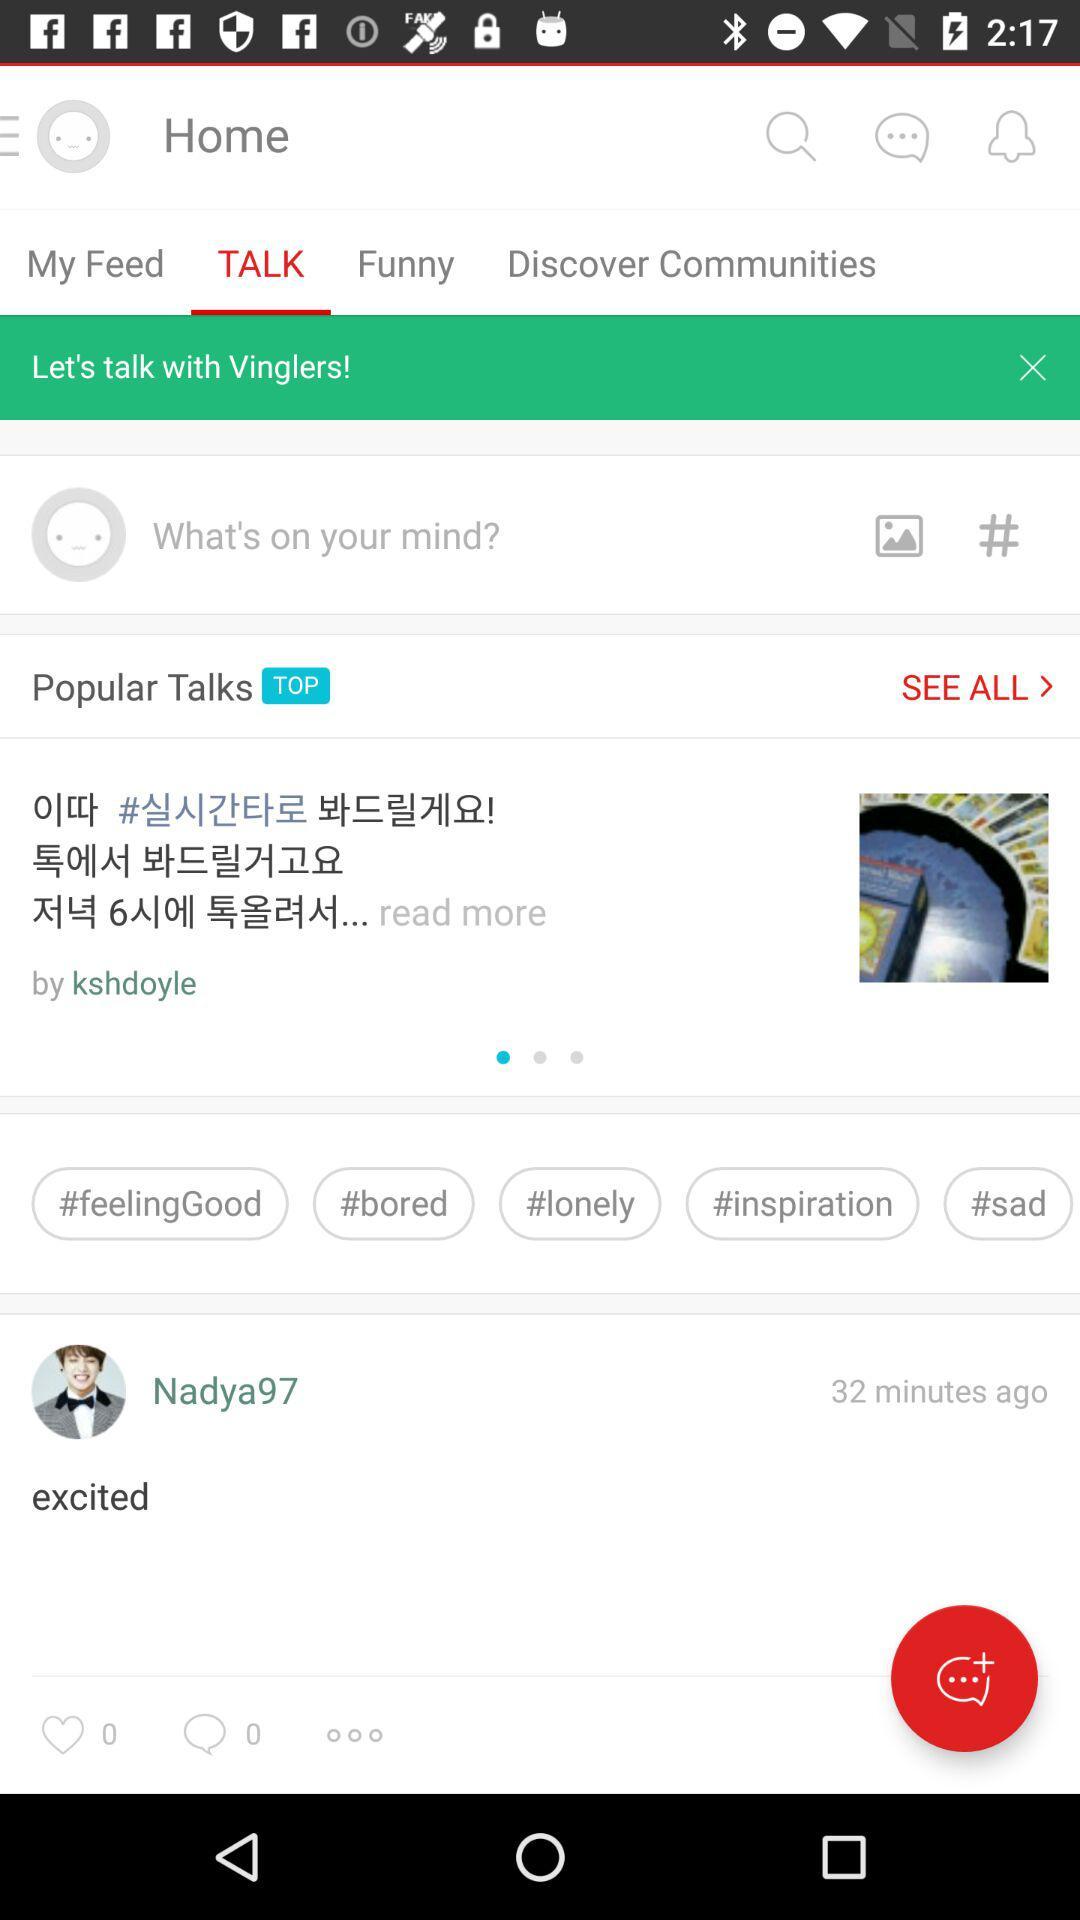  Describe the element at coordinates (134, 983) in the screenshot. I see `the item next to by` at that location.